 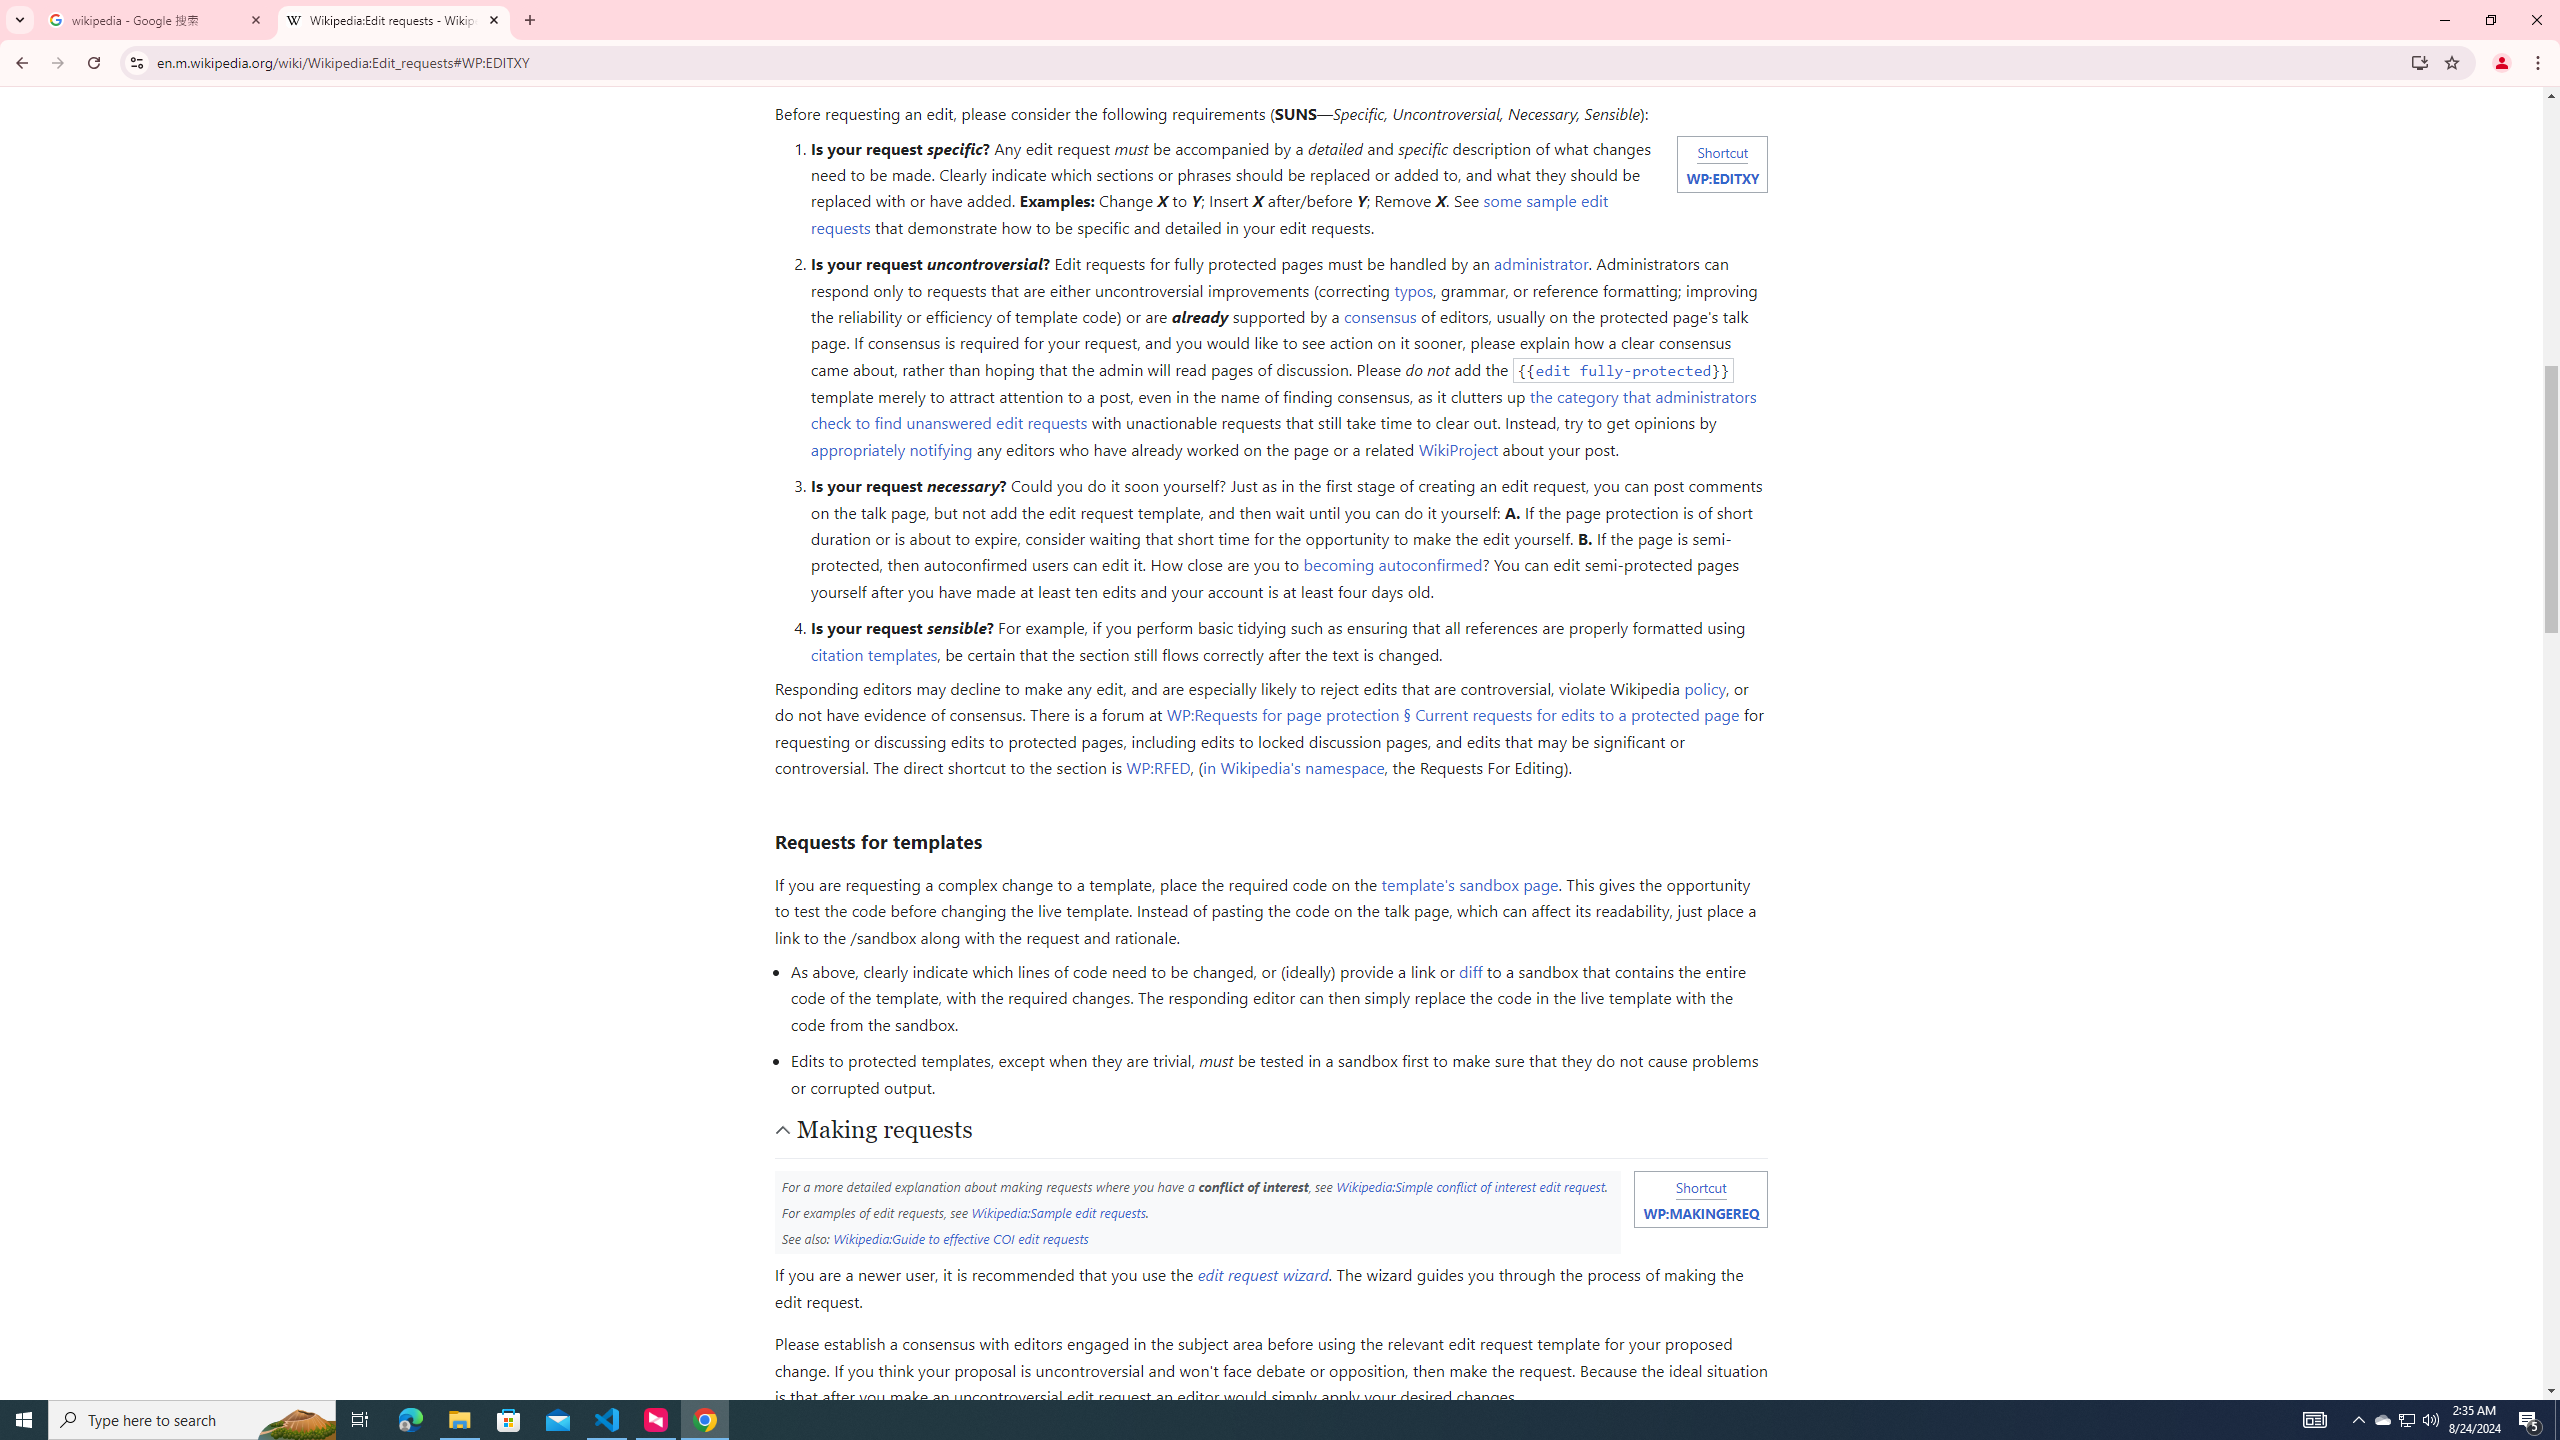 What do you see at coordinates (1700, 1187) in the screenshot?
I see `'Shortcut'` at bounding box center [1700, 1187].